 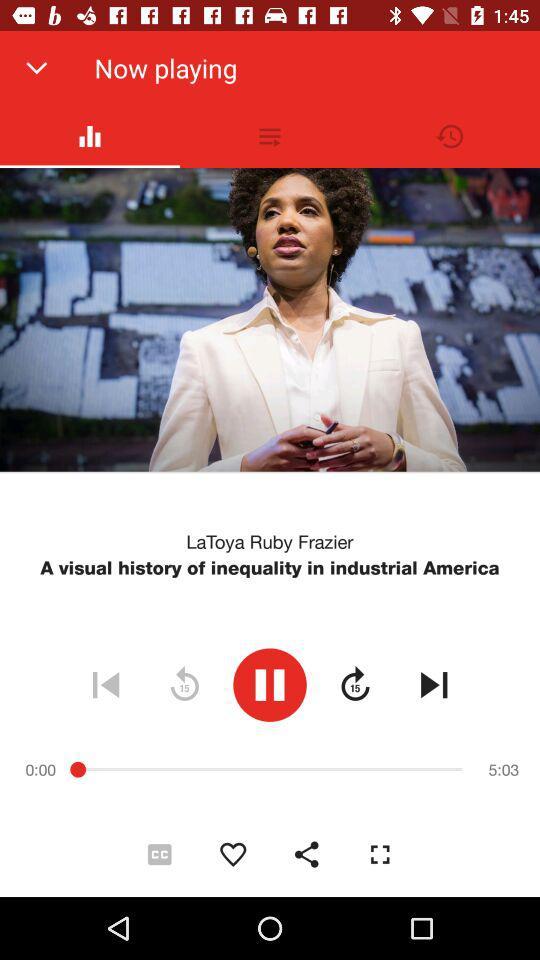 What do you see at coordinates (354, 684) in the screenshot?
I see `the av_forward icon` at bounding box center [354, 684].